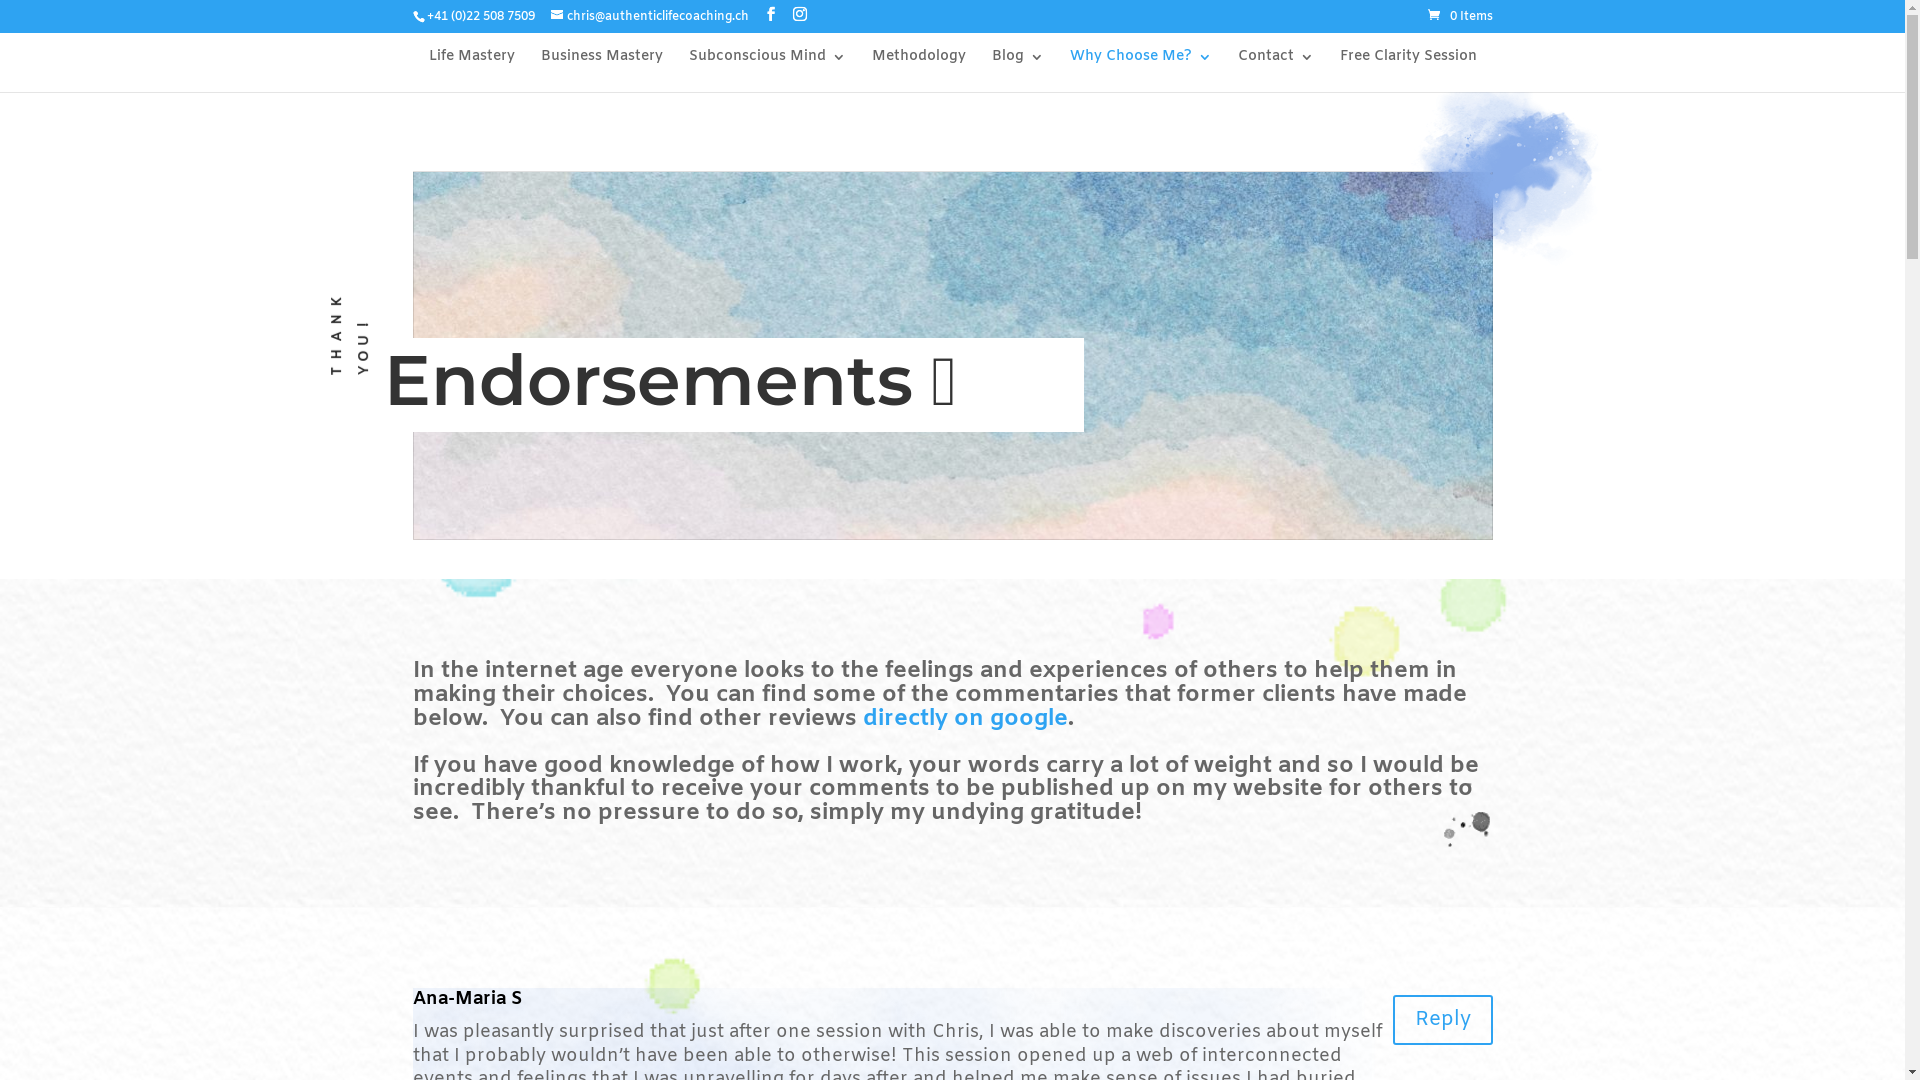  Describe the element at coordinates (964, 717) in the screenshot. I see `'directly on google'` at that location.